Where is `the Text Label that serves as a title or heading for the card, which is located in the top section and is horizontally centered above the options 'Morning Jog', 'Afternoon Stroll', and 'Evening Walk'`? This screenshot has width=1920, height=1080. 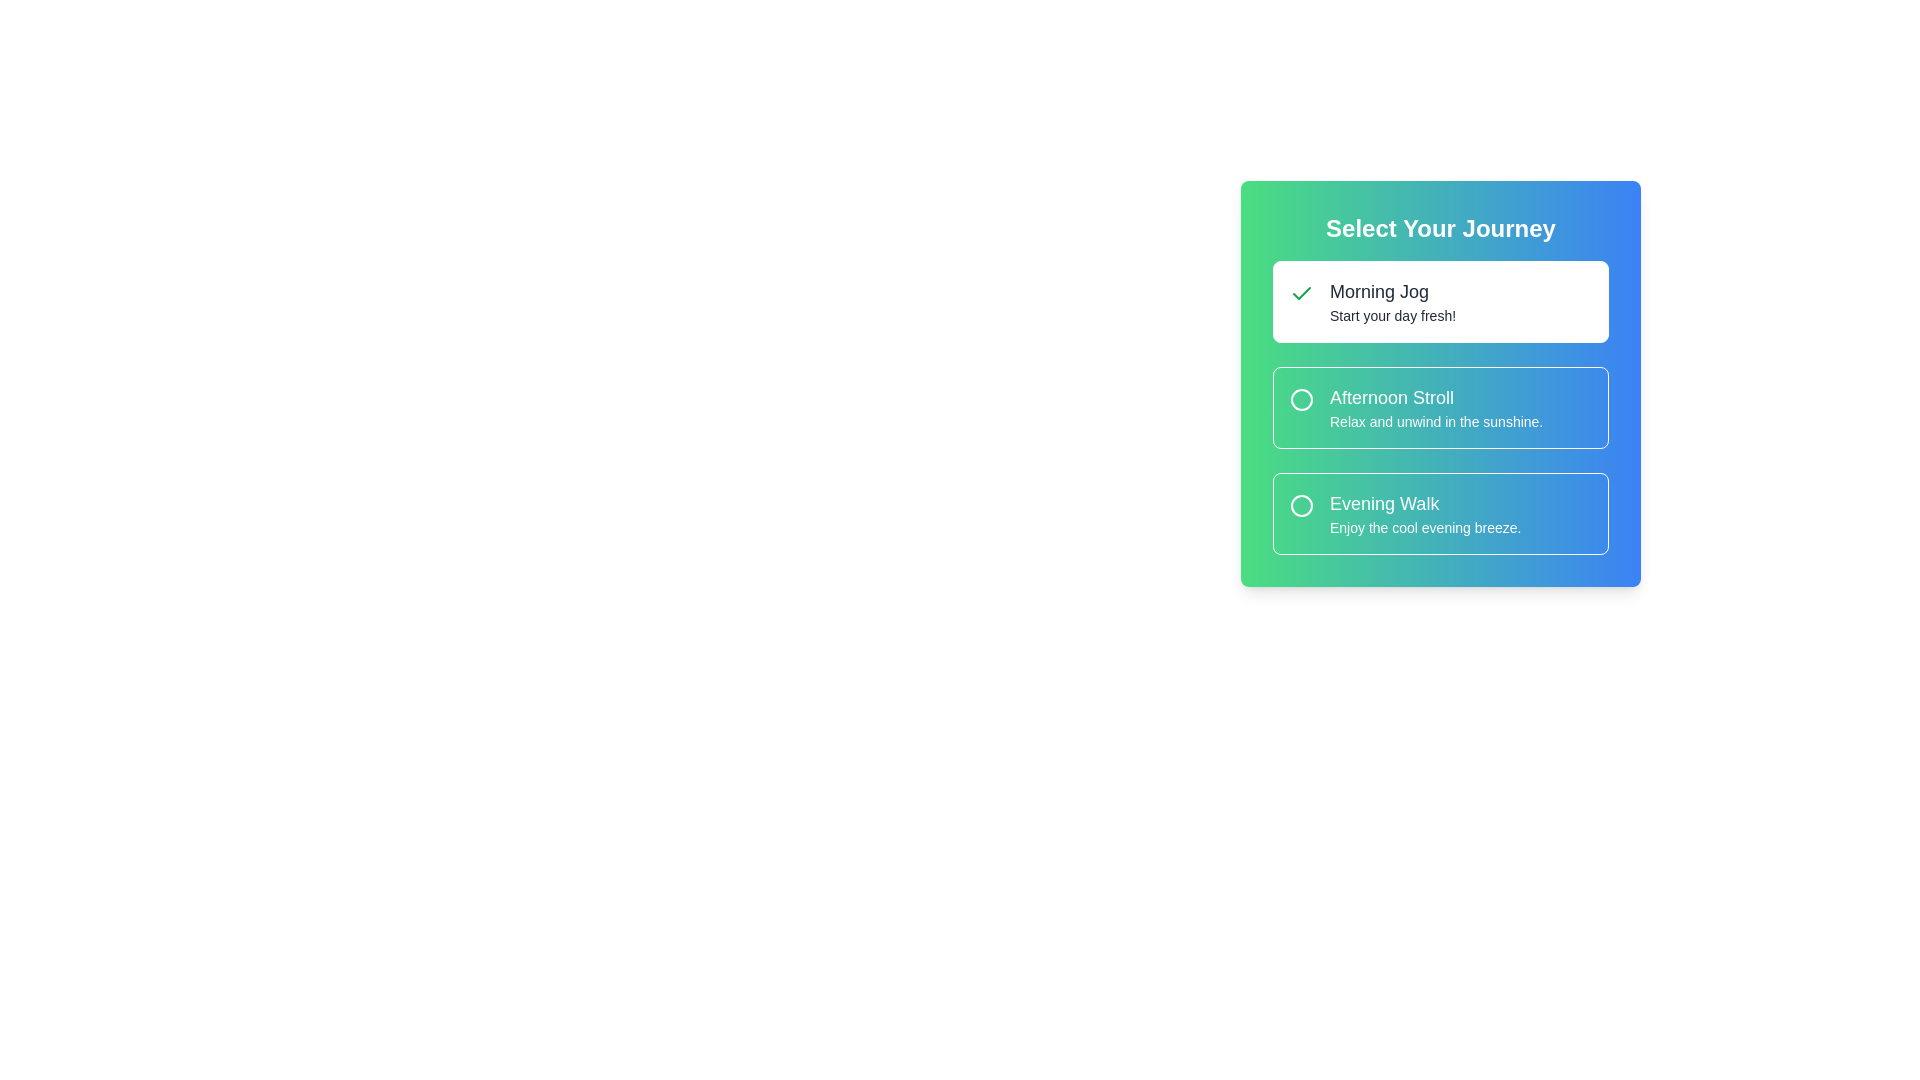 the Text Label that serves as a title or heading for the card, which is located in the top section and is horizontally centered above the options 'Morning Jog', 'Afternoon Stroll', and 'Evening Walk' is located at coordinates (1440, 227).